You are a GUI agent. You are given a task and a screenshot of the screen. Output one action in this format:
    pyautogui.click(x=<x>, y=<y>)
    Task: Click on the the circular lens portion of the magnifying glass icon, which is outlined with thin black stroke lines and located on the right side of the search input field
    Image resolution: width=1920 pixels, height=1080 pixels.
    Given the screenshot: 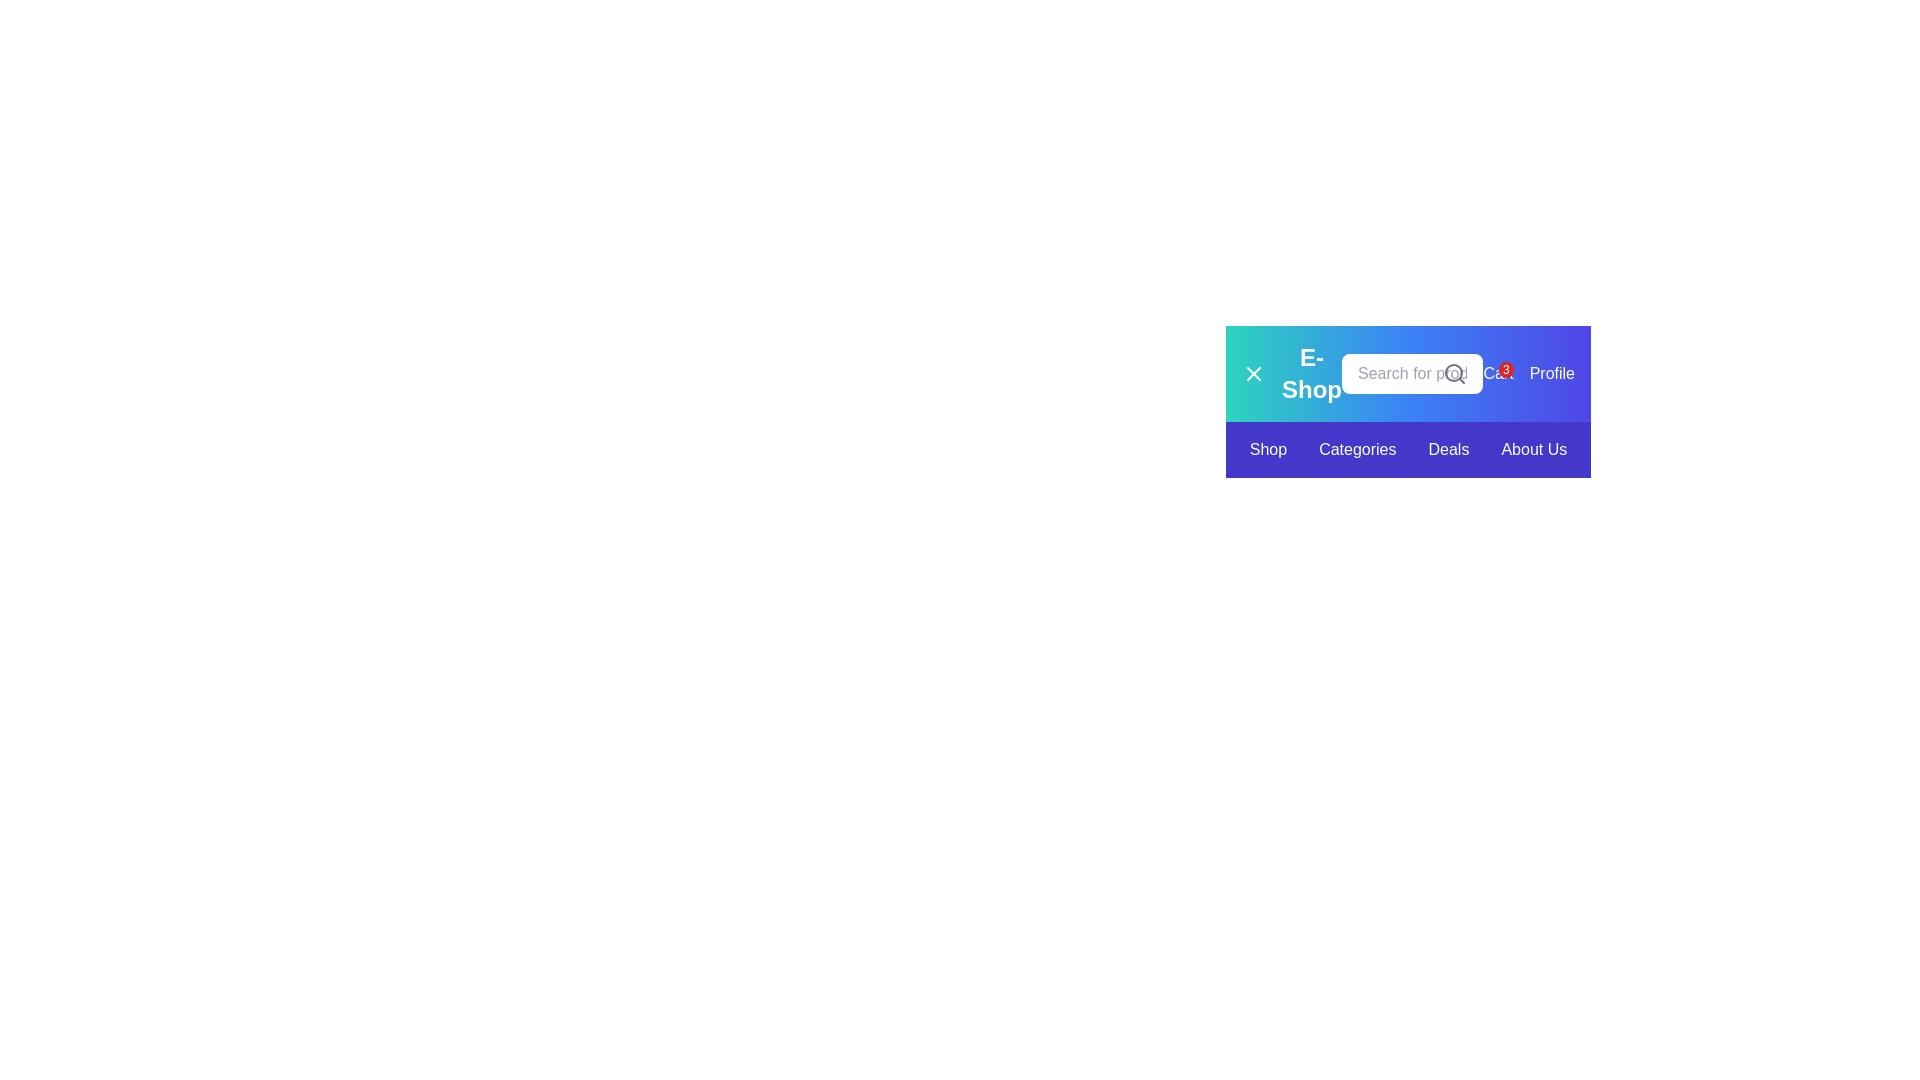 What is the action you would take?
    pyautogui.click(x=1454, y=373)
    